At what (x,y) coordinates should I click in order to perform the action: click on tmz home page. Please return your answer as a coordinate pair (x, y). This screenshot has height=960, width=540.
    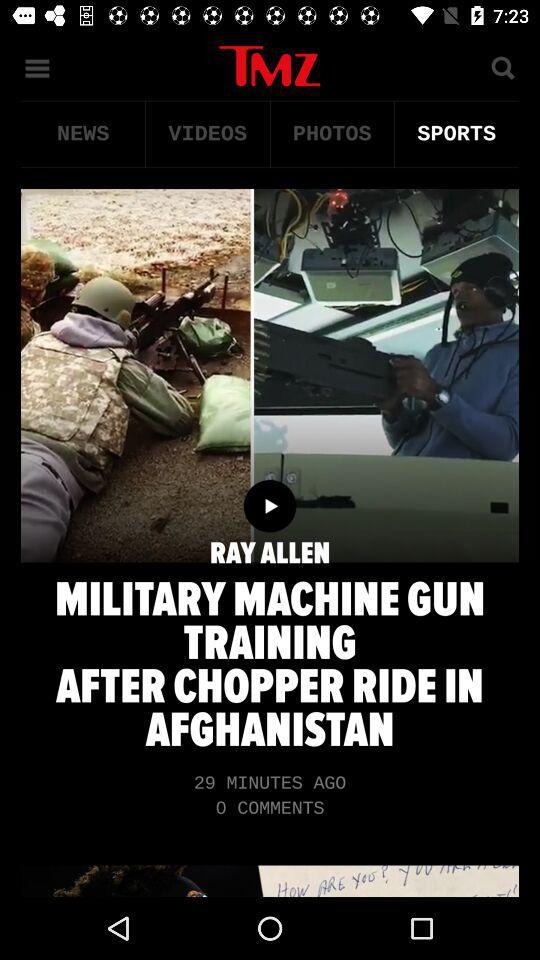
    Looking at the image, I should click on (269, 66).